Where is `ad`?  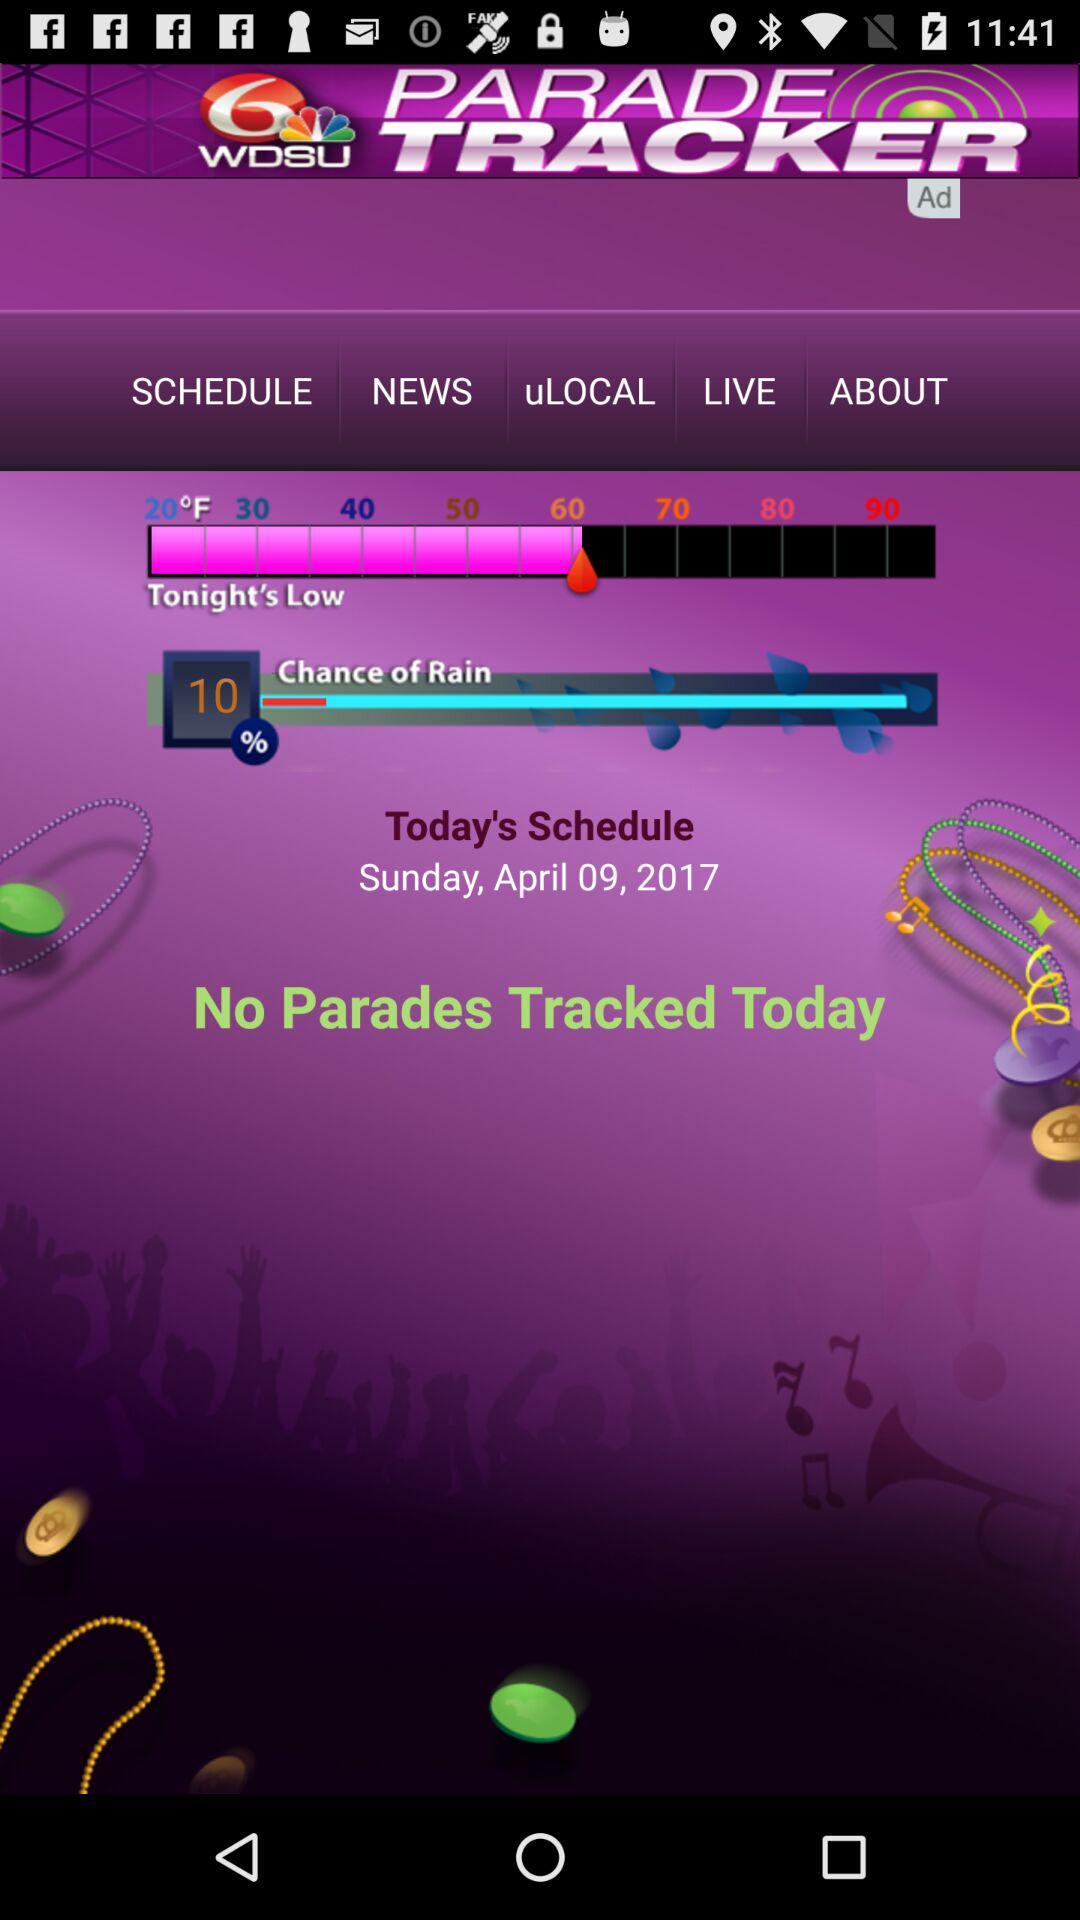 ad is located at coordinates (933, 198).